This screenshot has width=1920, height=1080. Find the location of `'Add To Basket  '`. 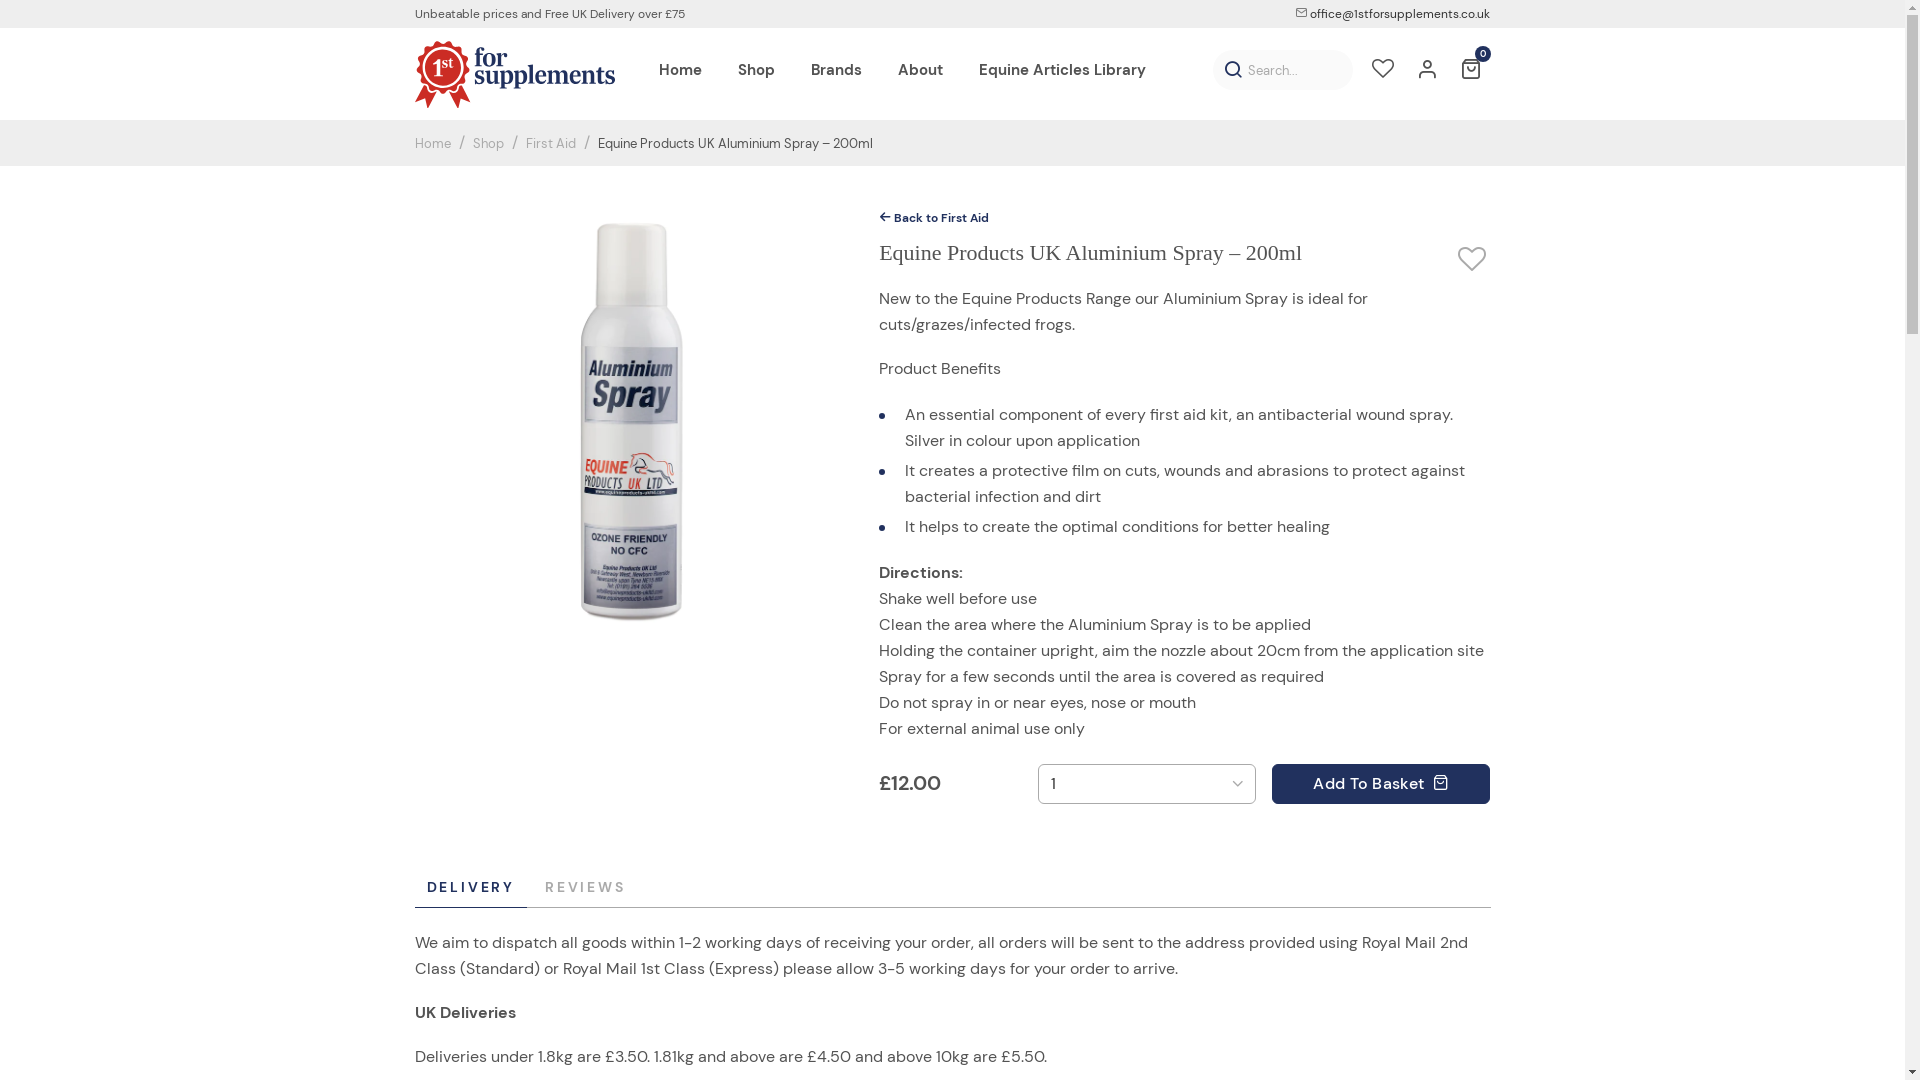

'Add To Basket  ' is located at coordinates (1380, 782).